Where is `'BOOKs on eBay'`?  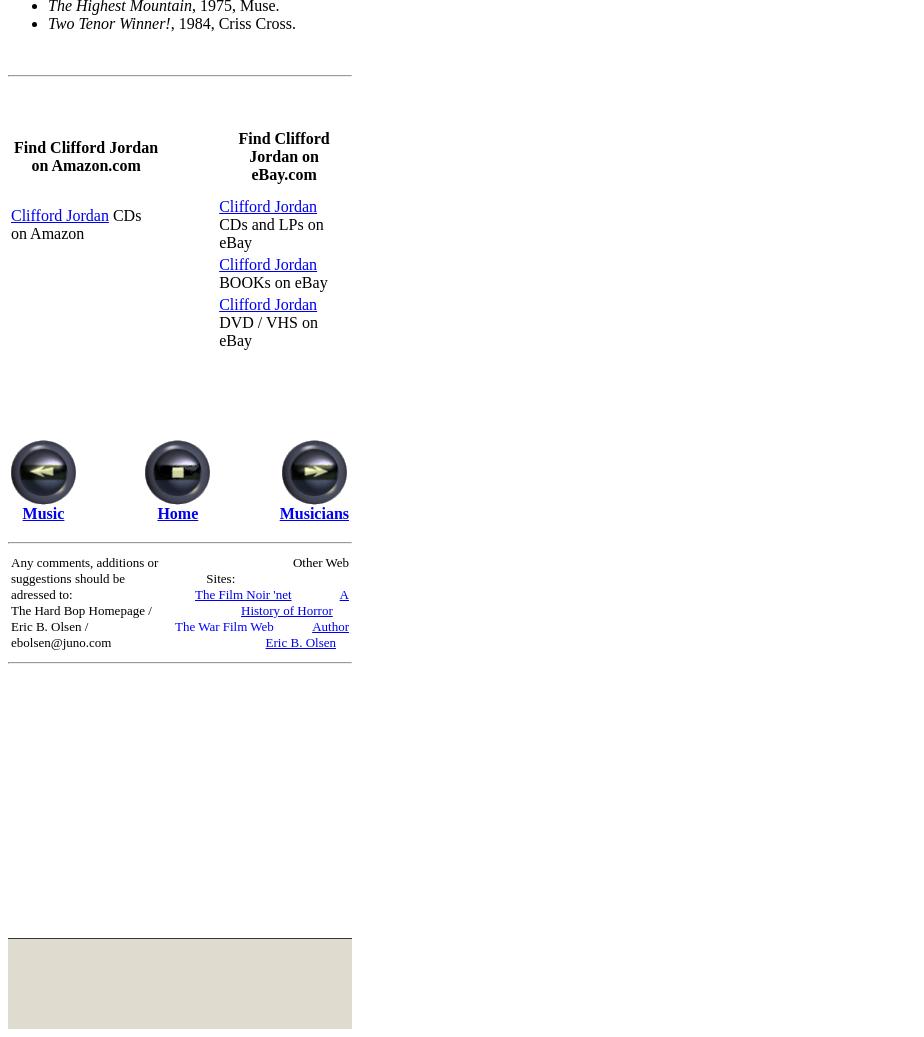 'BOOKs on eBay' is located at coordinates (273, 280).